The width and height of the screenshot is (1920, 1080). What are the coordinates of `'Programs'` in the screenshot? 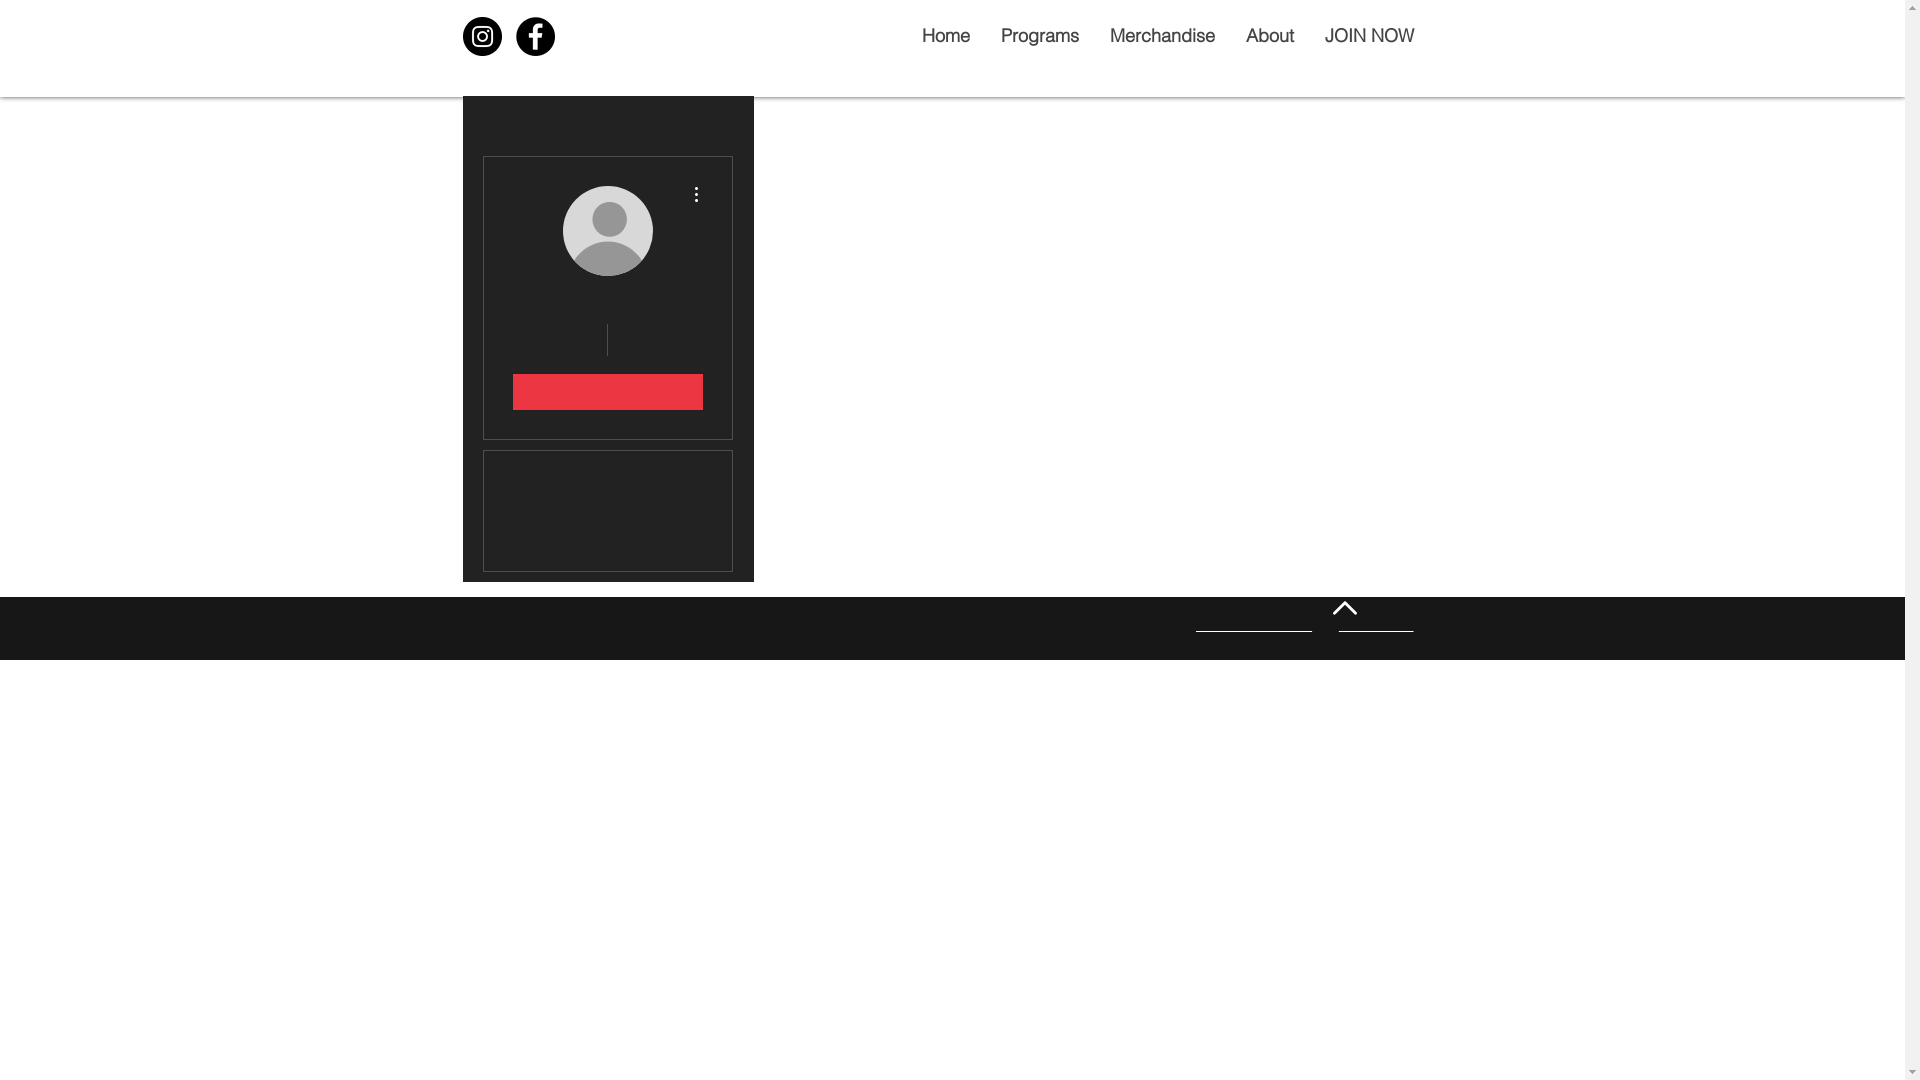 It's located at (1038, 35).